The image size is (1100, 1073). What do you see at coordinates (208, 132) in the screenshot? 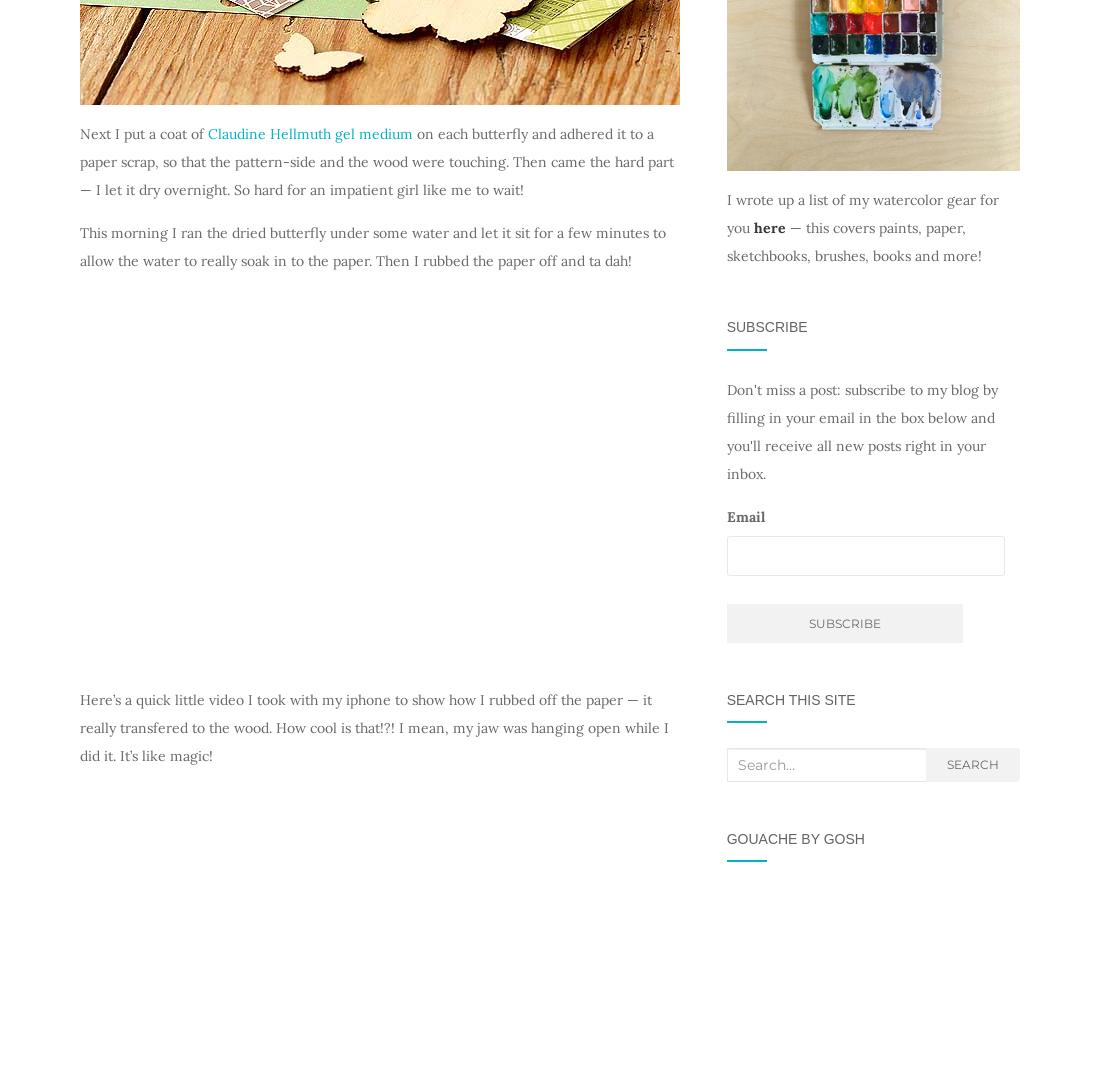
I see `'Claudine Hellmuth gel medium'` at bounding box center [208, 132].